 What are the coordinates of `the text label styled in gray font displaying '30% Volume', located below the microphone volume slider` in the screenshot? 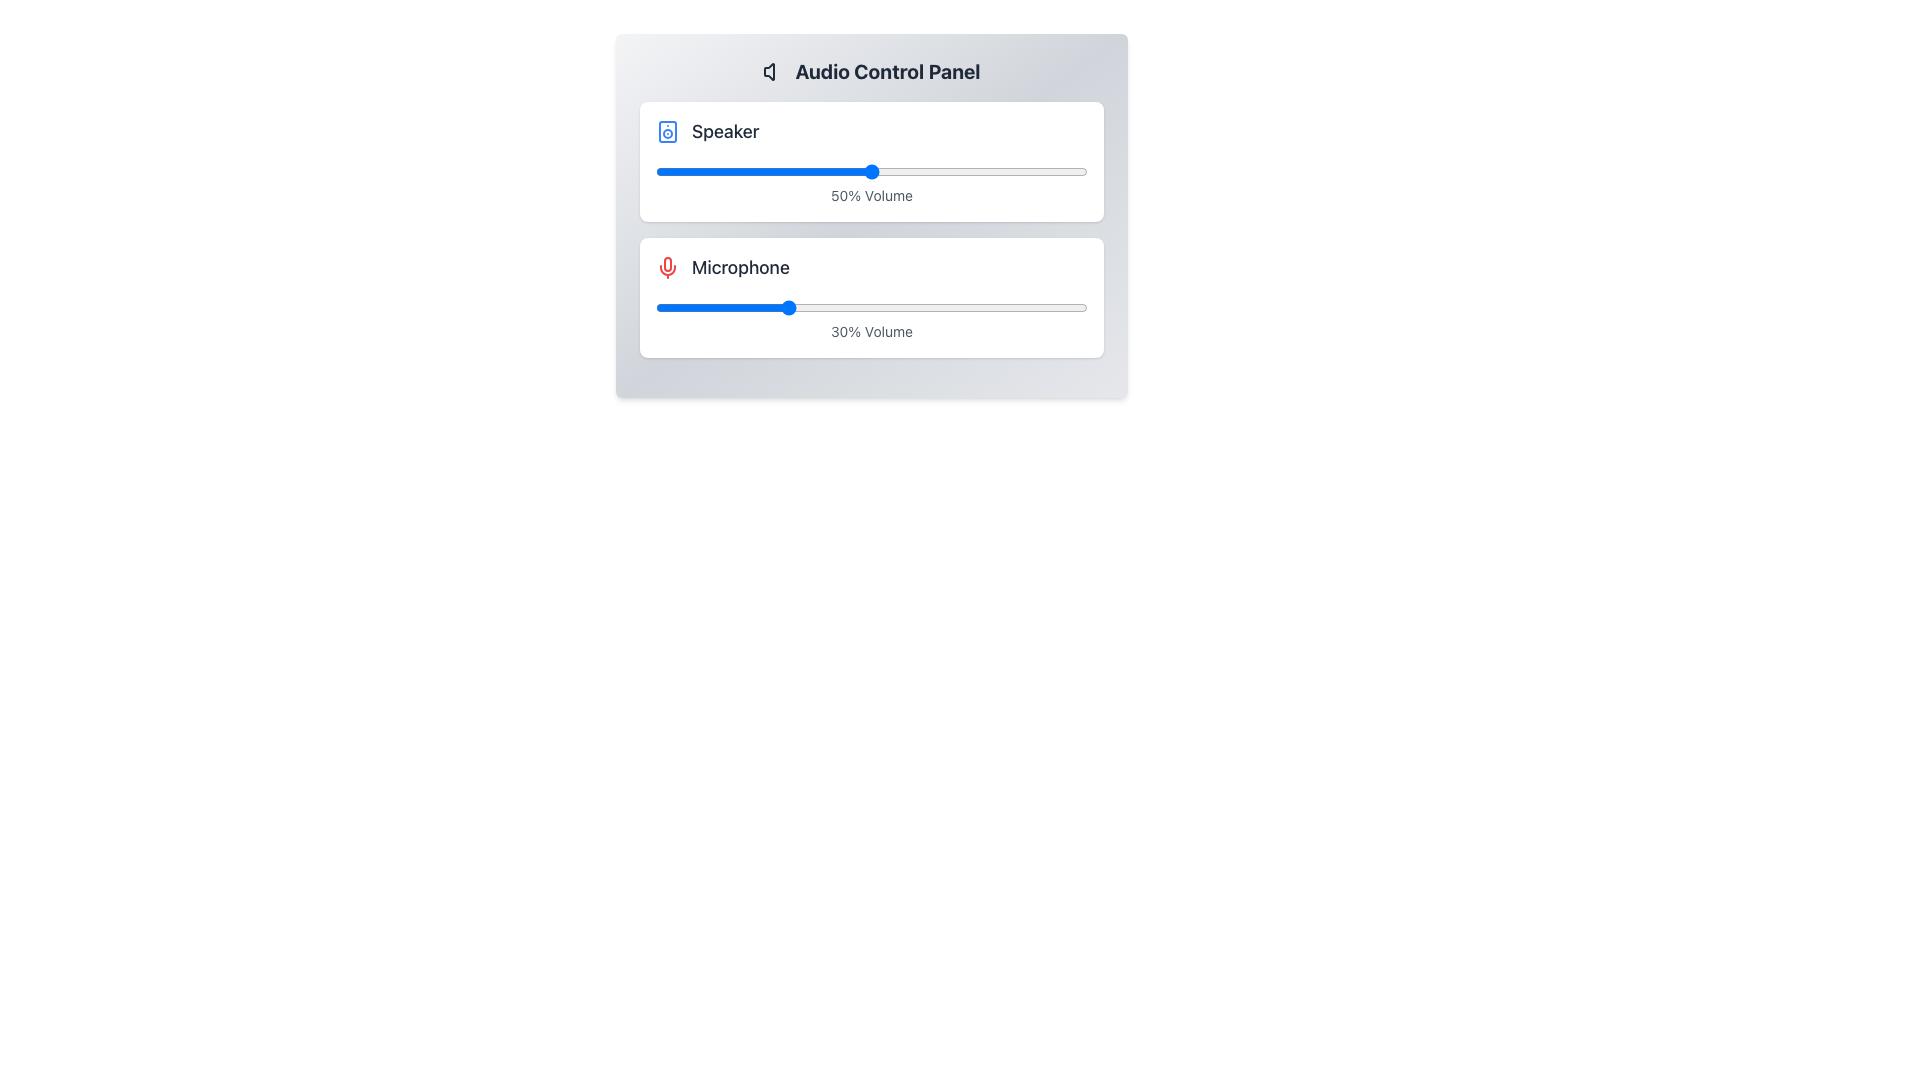 It's located at (872, 330).